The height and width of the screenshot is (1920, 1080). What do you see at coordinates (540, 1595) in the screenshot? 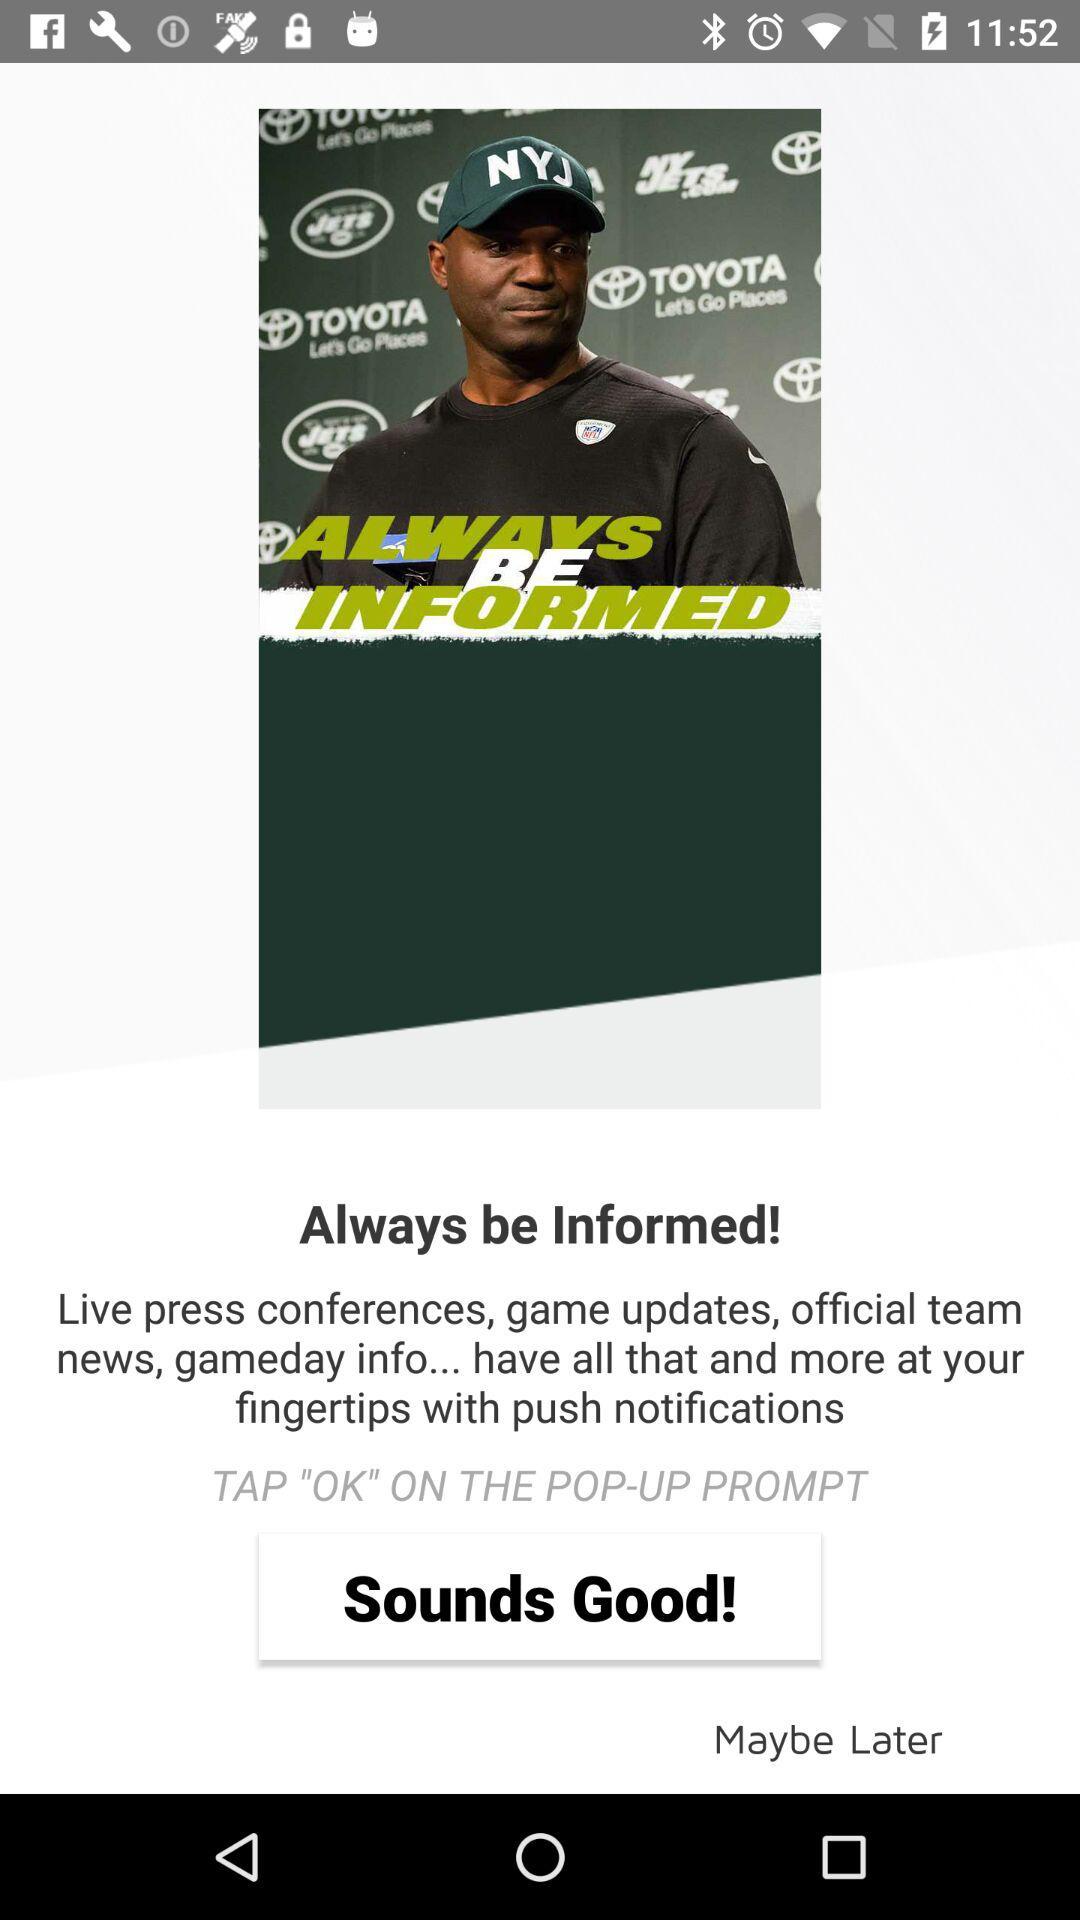
I see `item below the tap ok on icon` at bounding box center [540, 1595].